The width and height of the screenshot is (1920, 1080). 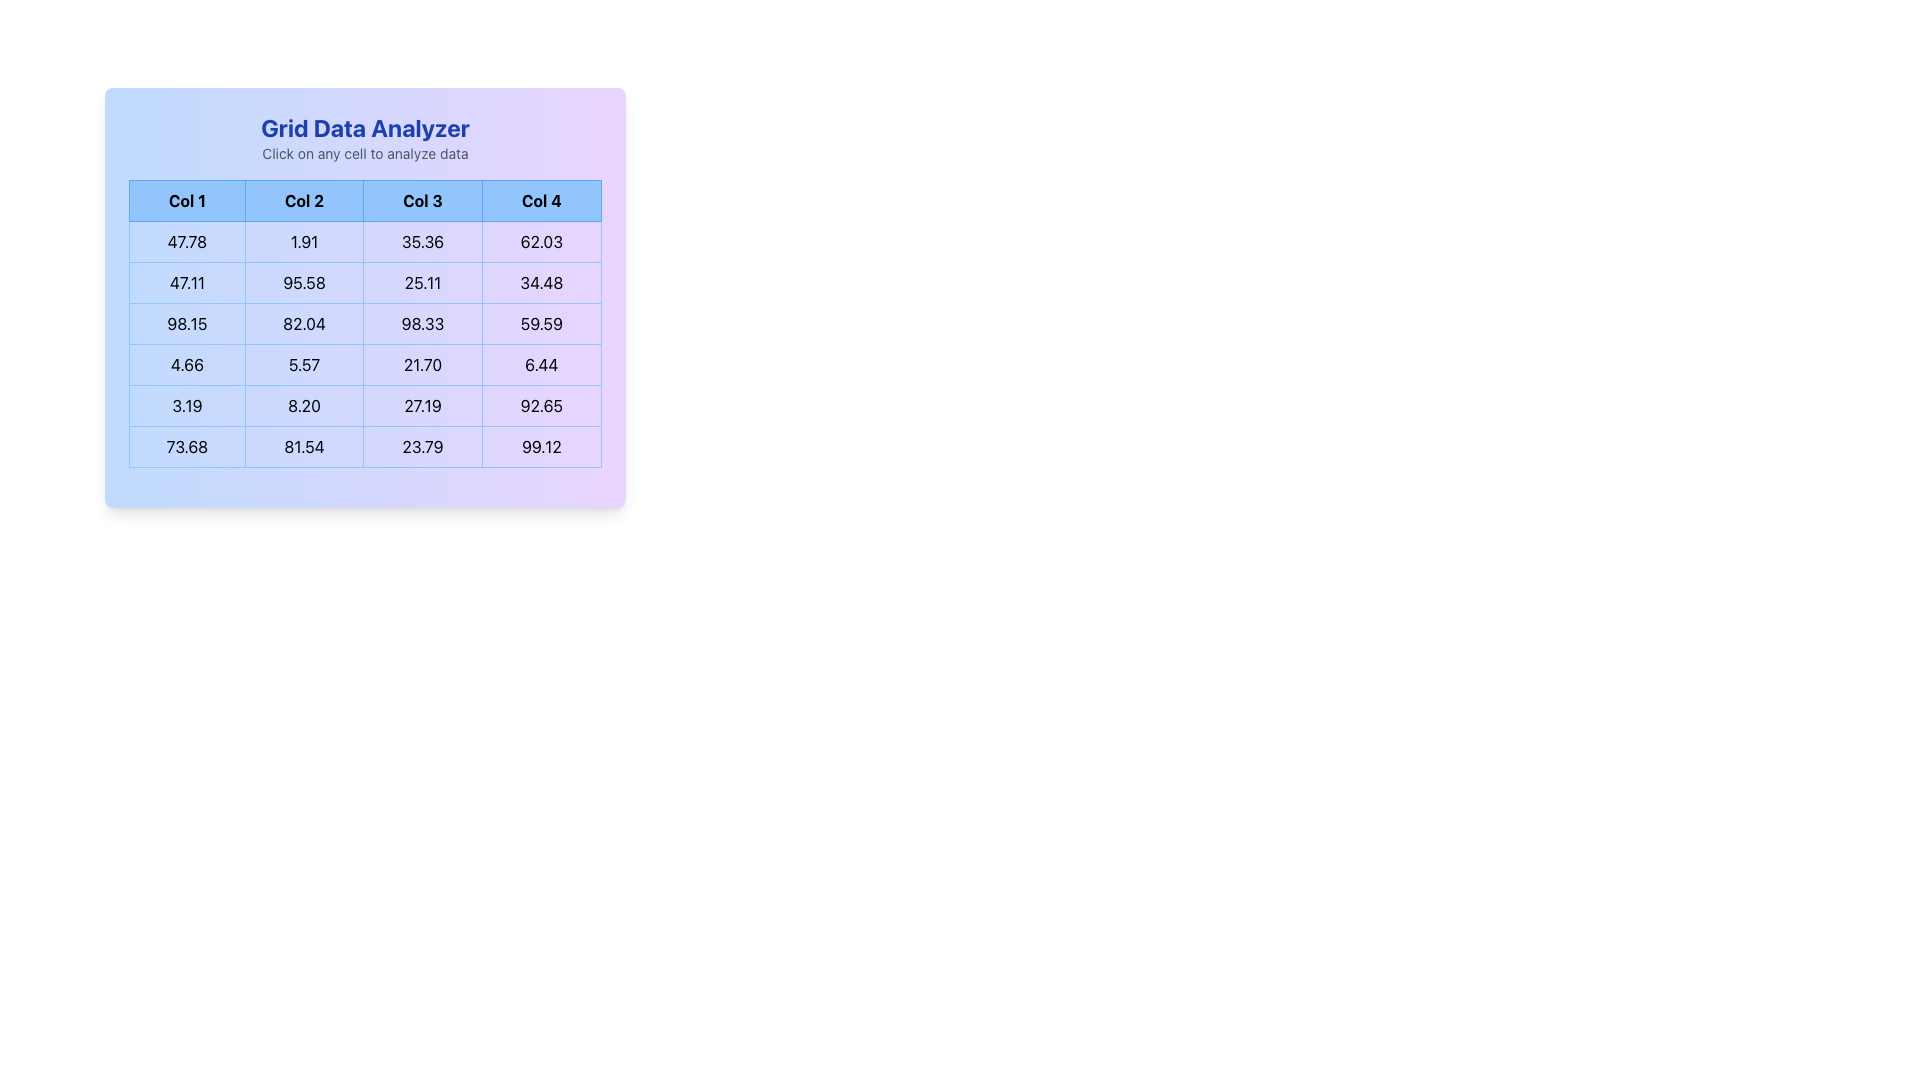 I want to click on the table cell displaying the numeric value '98.33', so click(x=365, y=343).